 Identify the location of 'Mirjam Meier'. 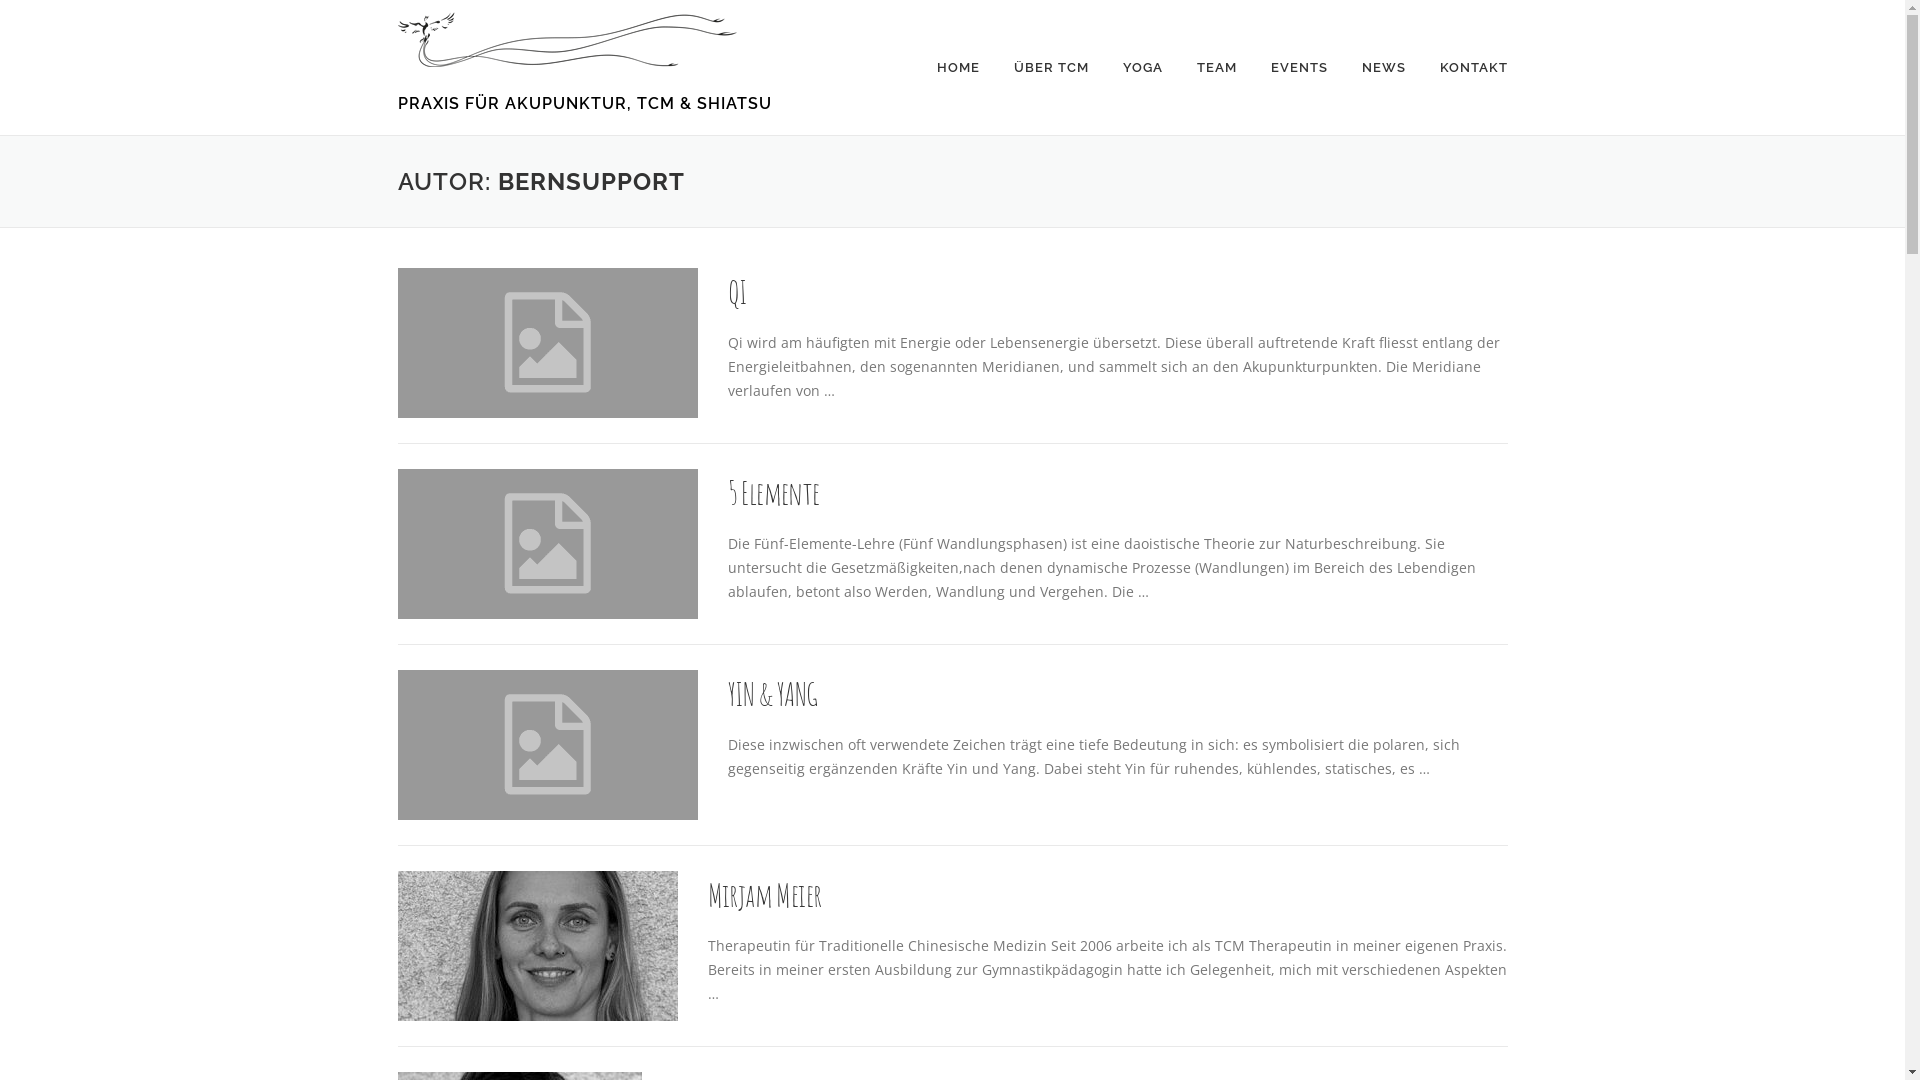
(763, 893).